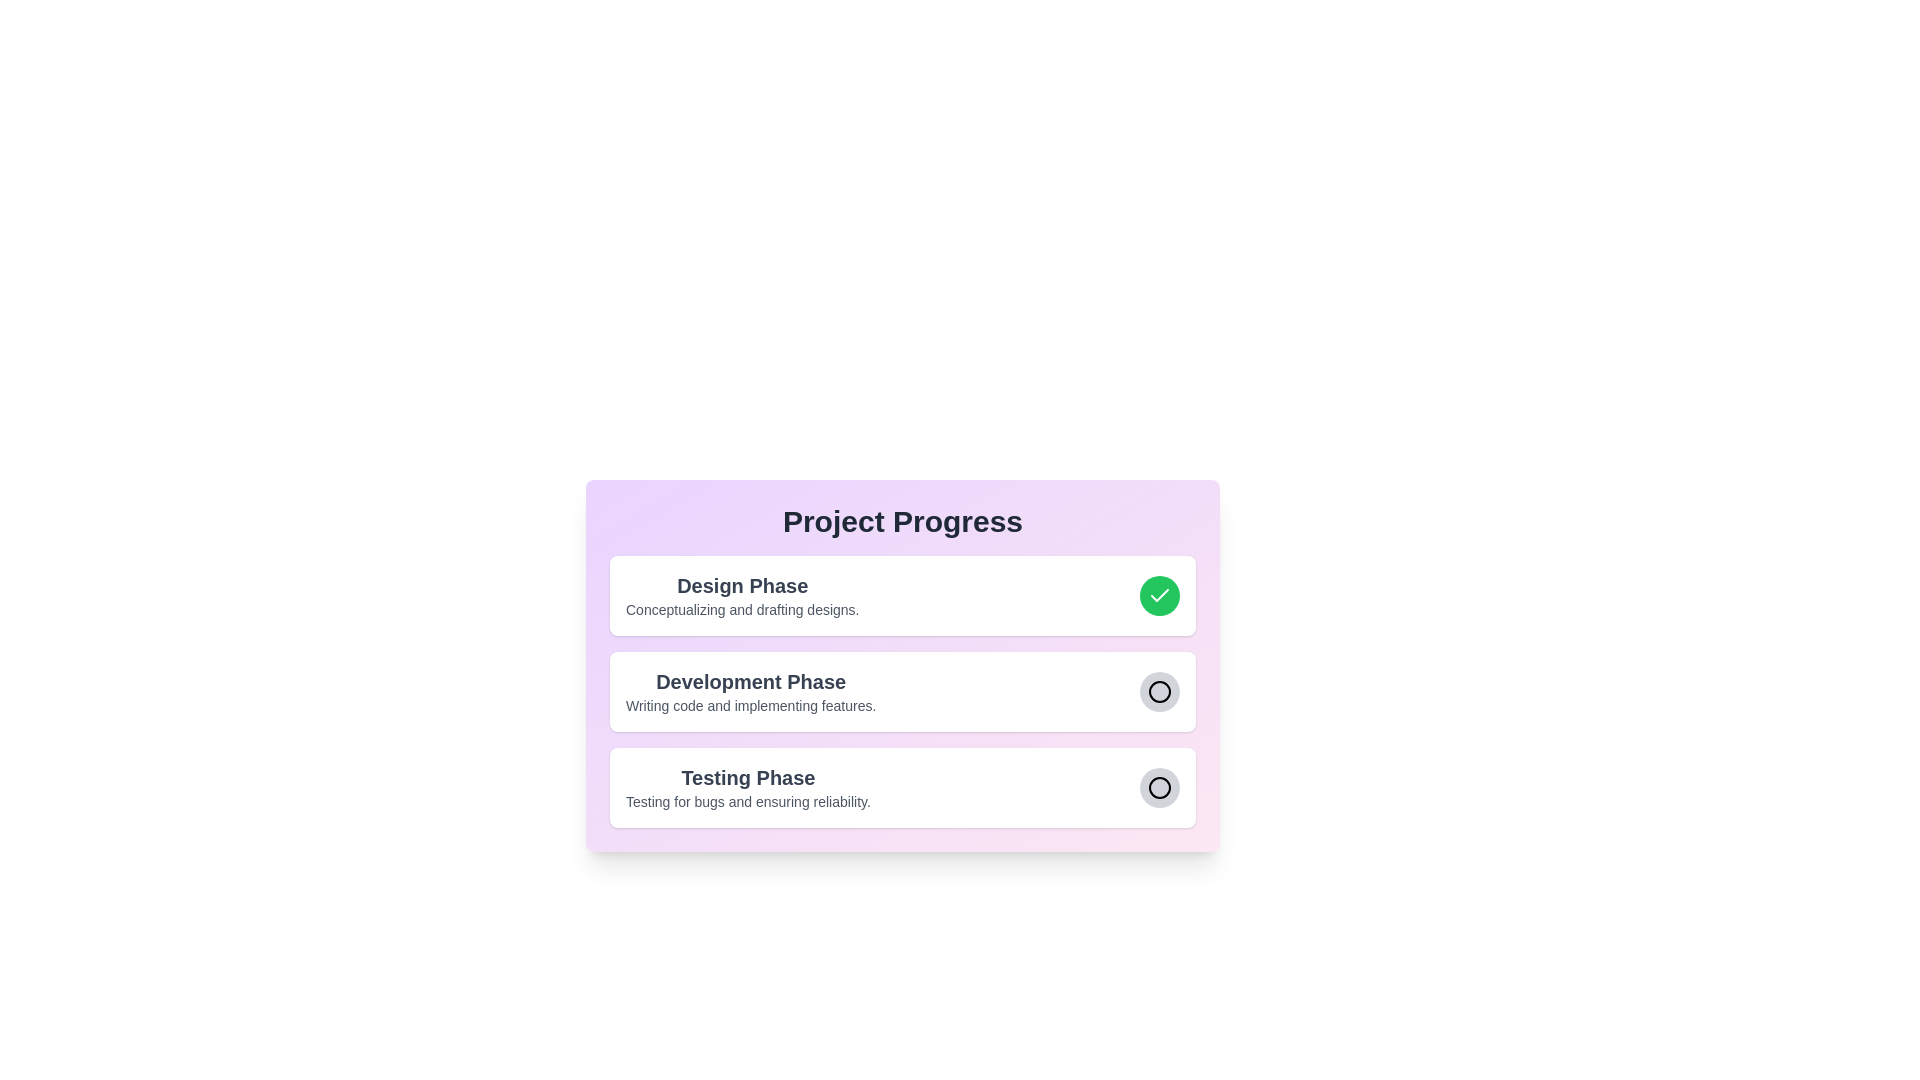 Image resolution: width=1920 pixels, height=1080 pixels. Describe the element at coordinates (750, 704) in the screenshot. I see `the label displaying 'Writing code and implementing features.' which is styled with a smaller gray font and located below the bold title 'Development Phase'` at that location.